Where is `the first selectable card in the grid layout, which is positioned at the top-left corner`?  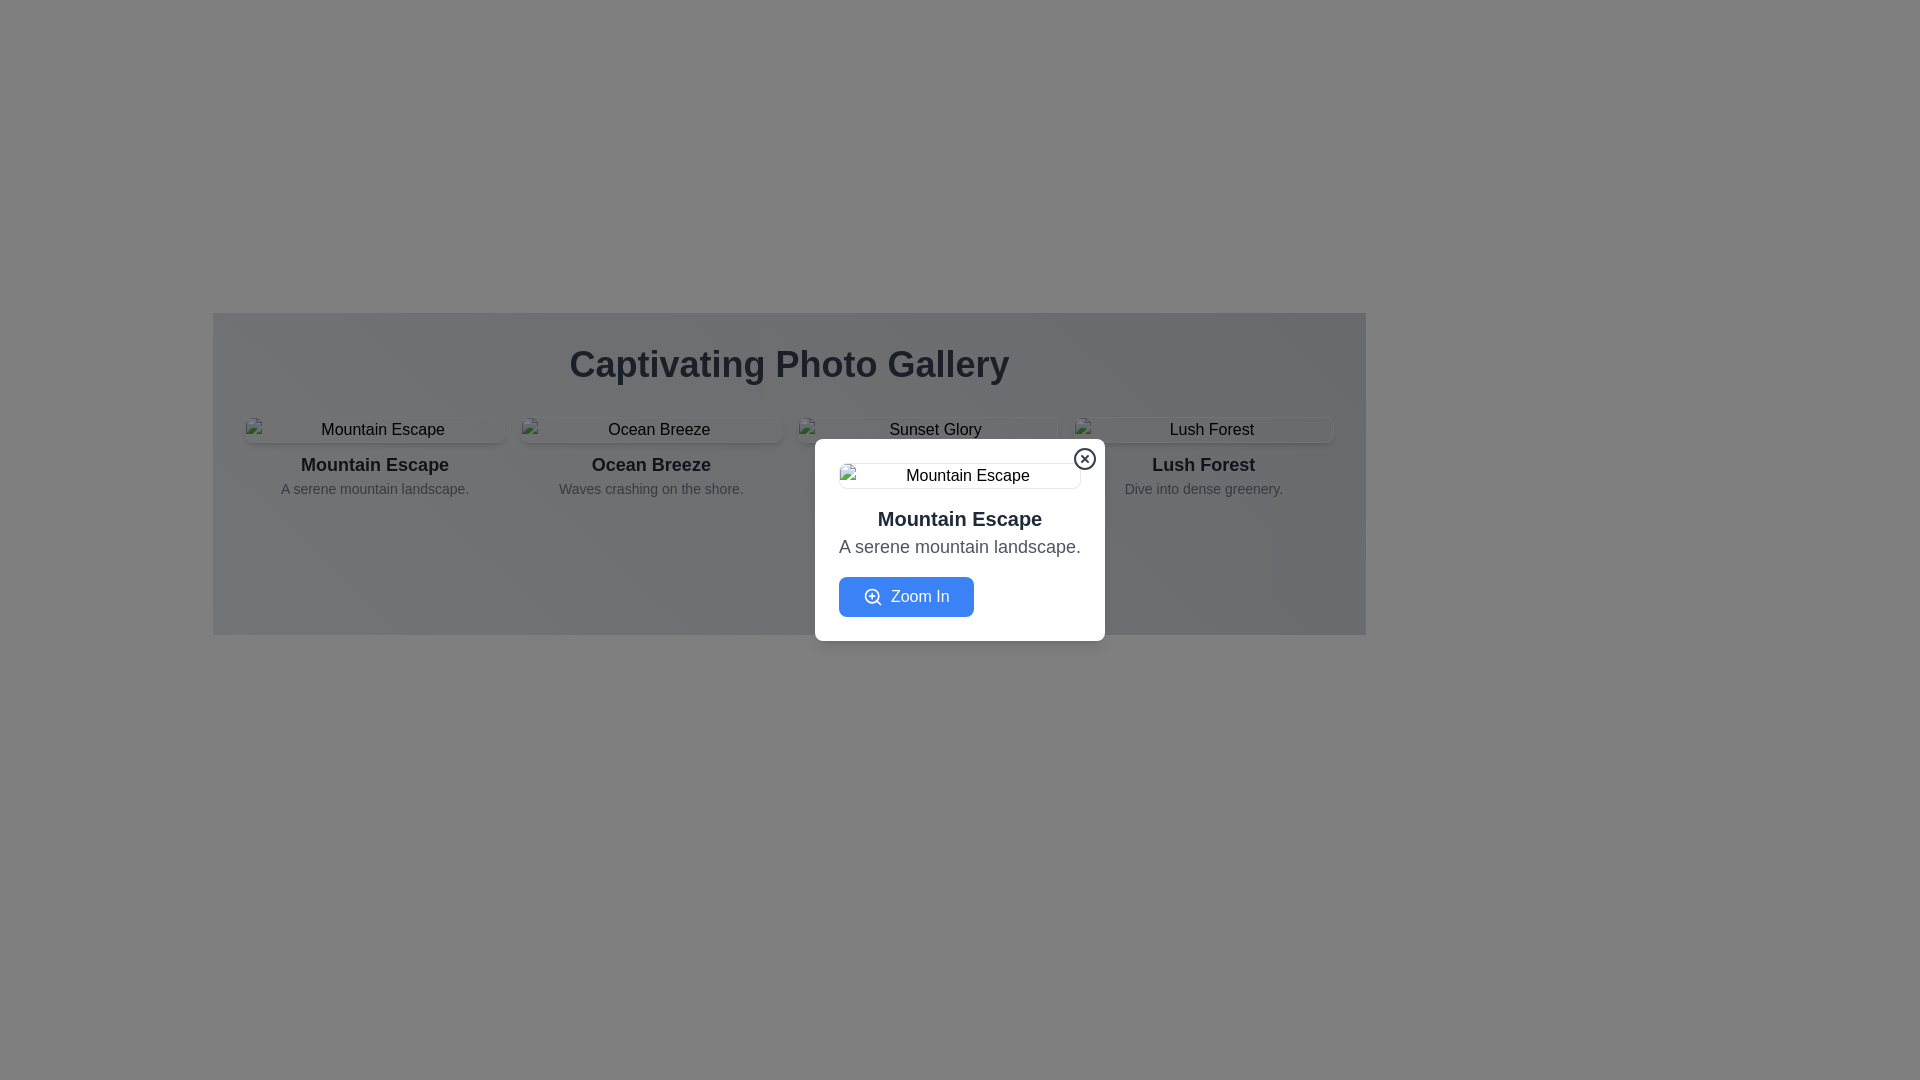
the first selectable card in the grid layout, which is positioned at the top-left corner is located at coordinates (375, 462).